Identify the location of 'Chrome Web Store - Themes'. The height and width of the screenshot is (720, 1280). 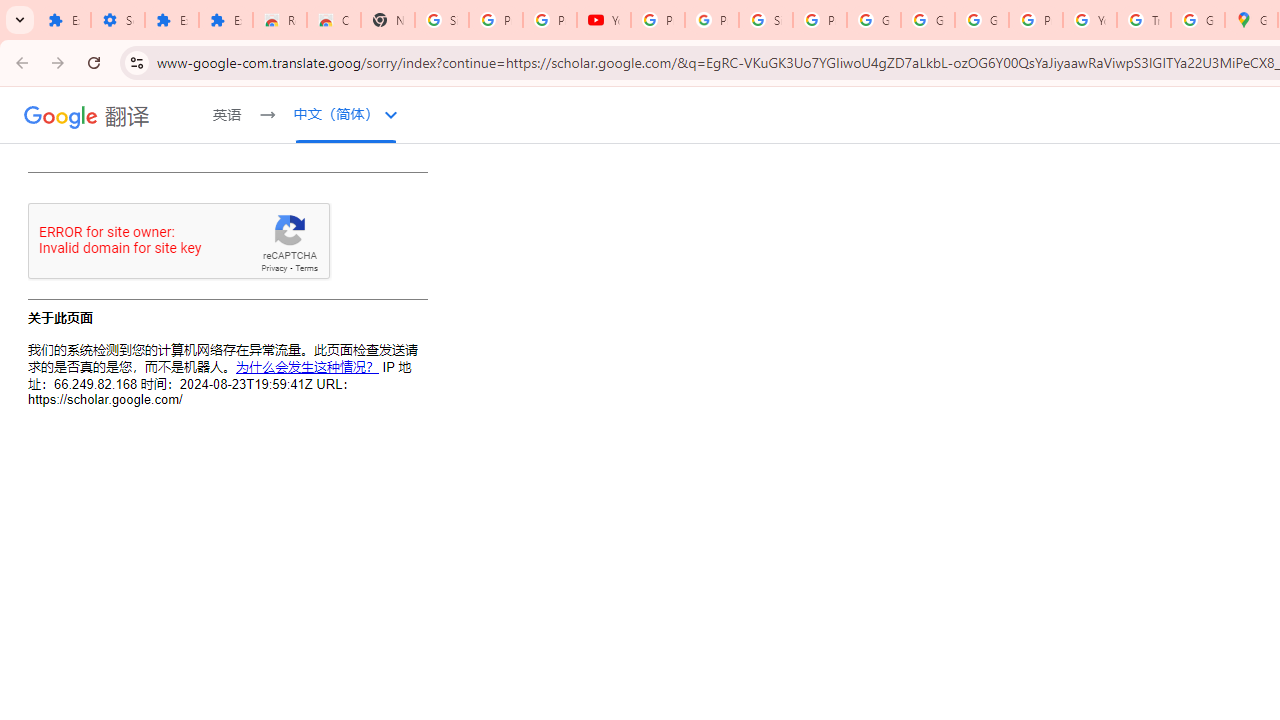
(334, 20).